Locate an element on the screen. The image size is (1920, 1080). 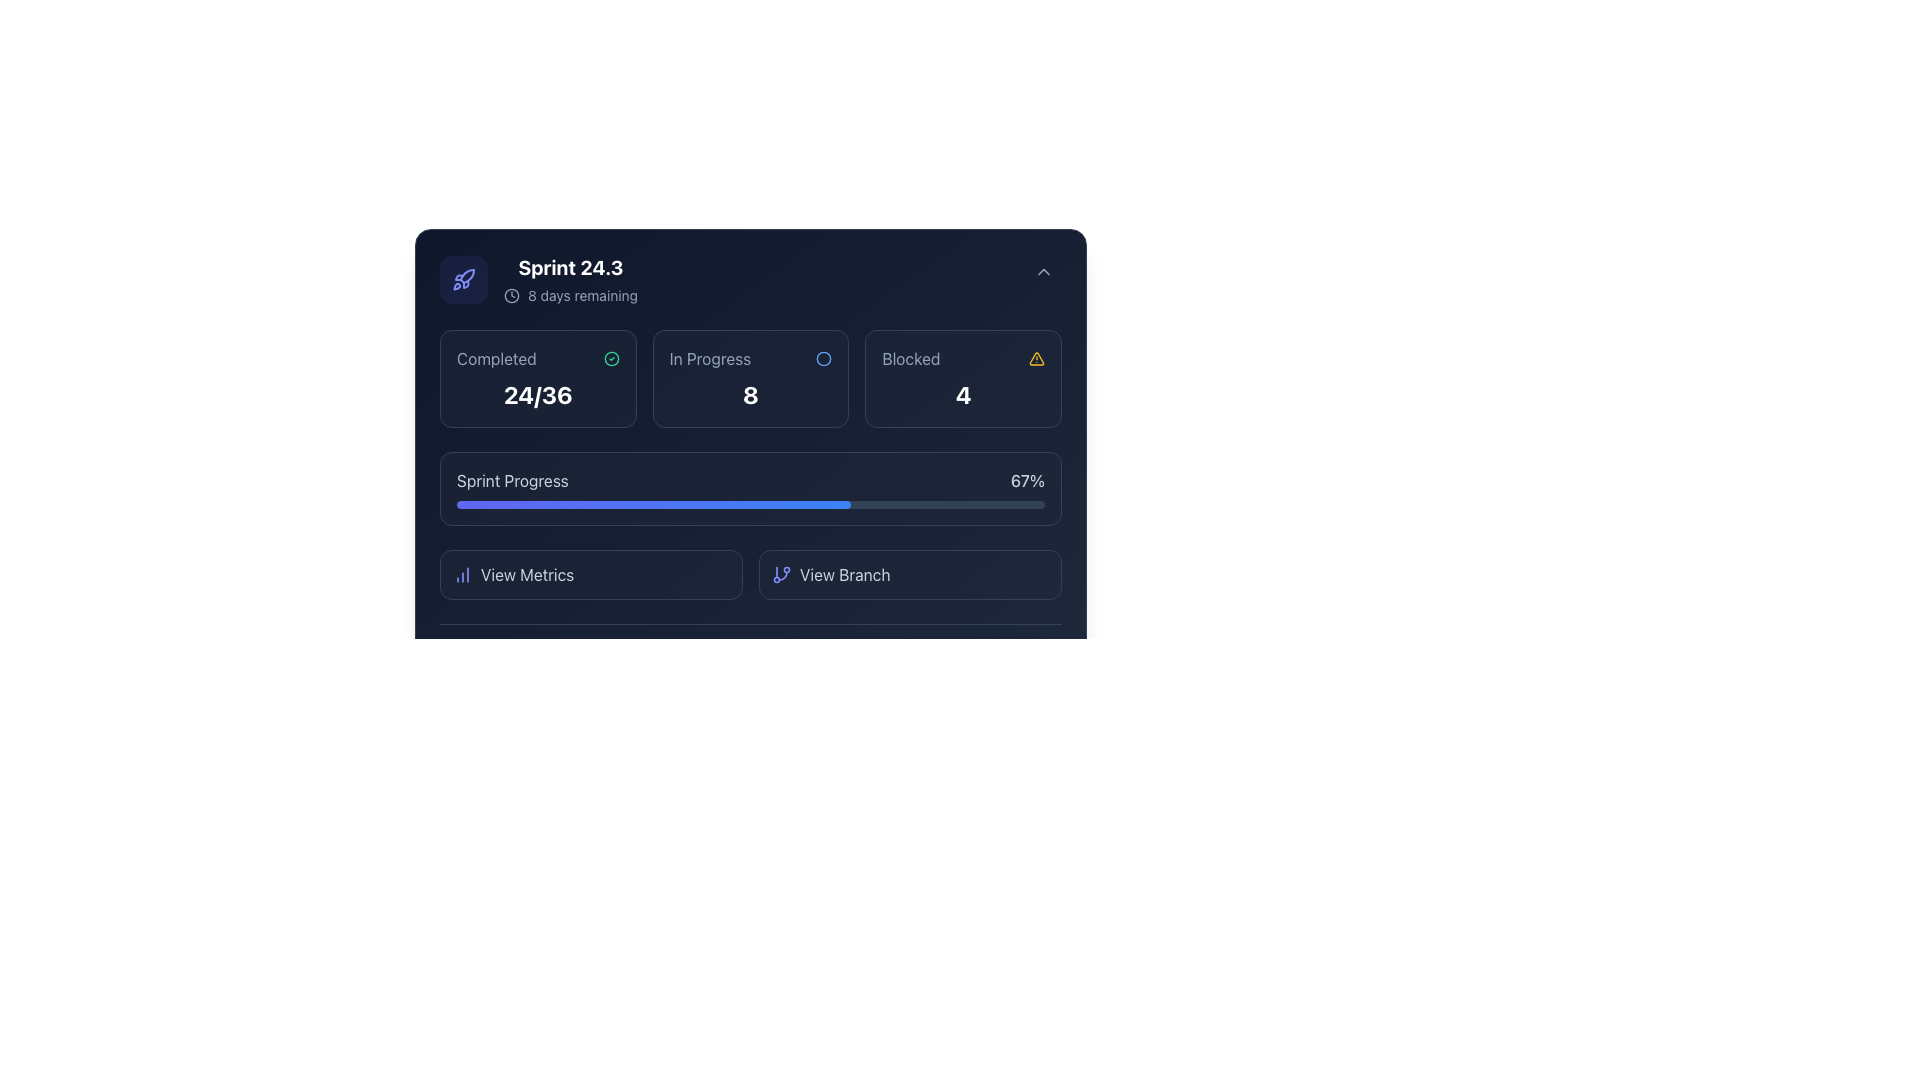
informational text display showing 'Sprint 24.3' in bold white and '8 days remaining' in smaller gray, located near the top-left section of the user interface under a rocket icon is located at coordinates (570, 280).